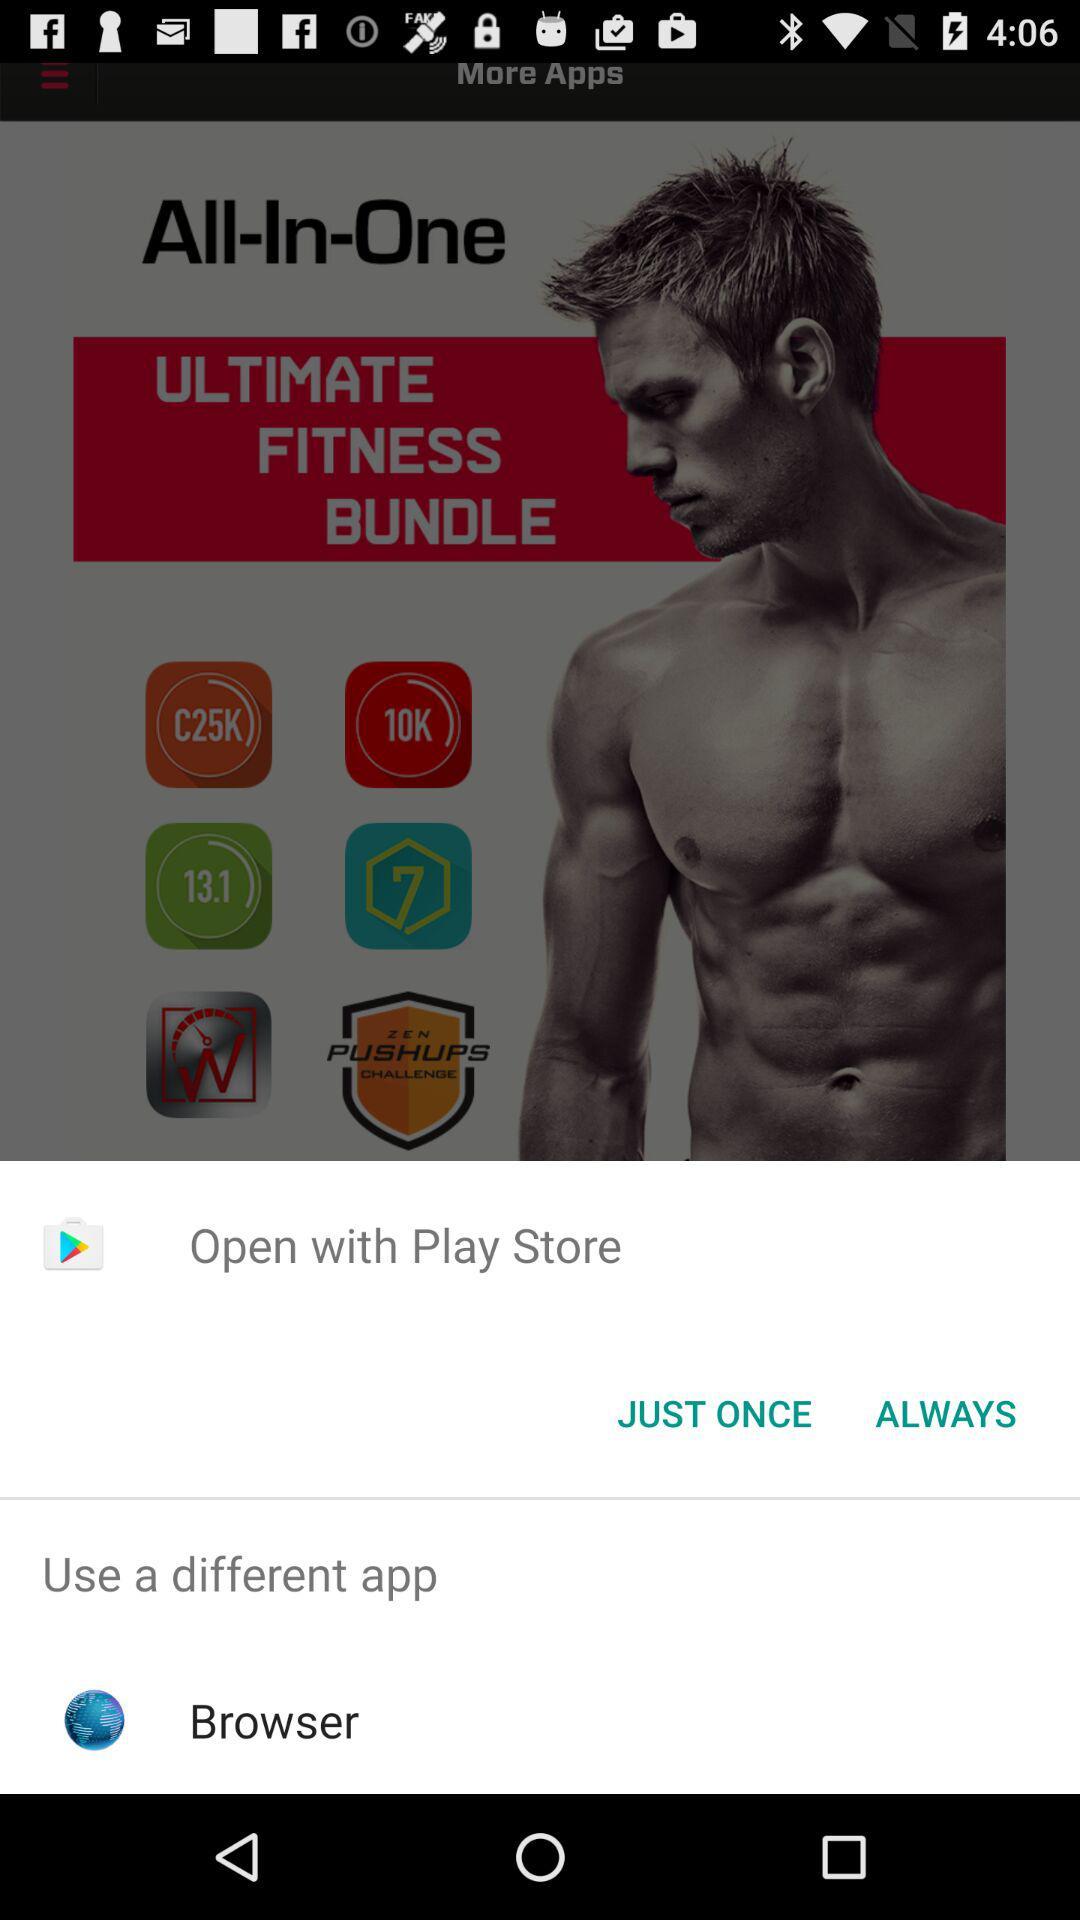 The image size is (1080, 1920). What do you see at coordinates (713, 1411) in the screenshot?
I see `the app below the open with play item` at bounding box center [713, 1411].